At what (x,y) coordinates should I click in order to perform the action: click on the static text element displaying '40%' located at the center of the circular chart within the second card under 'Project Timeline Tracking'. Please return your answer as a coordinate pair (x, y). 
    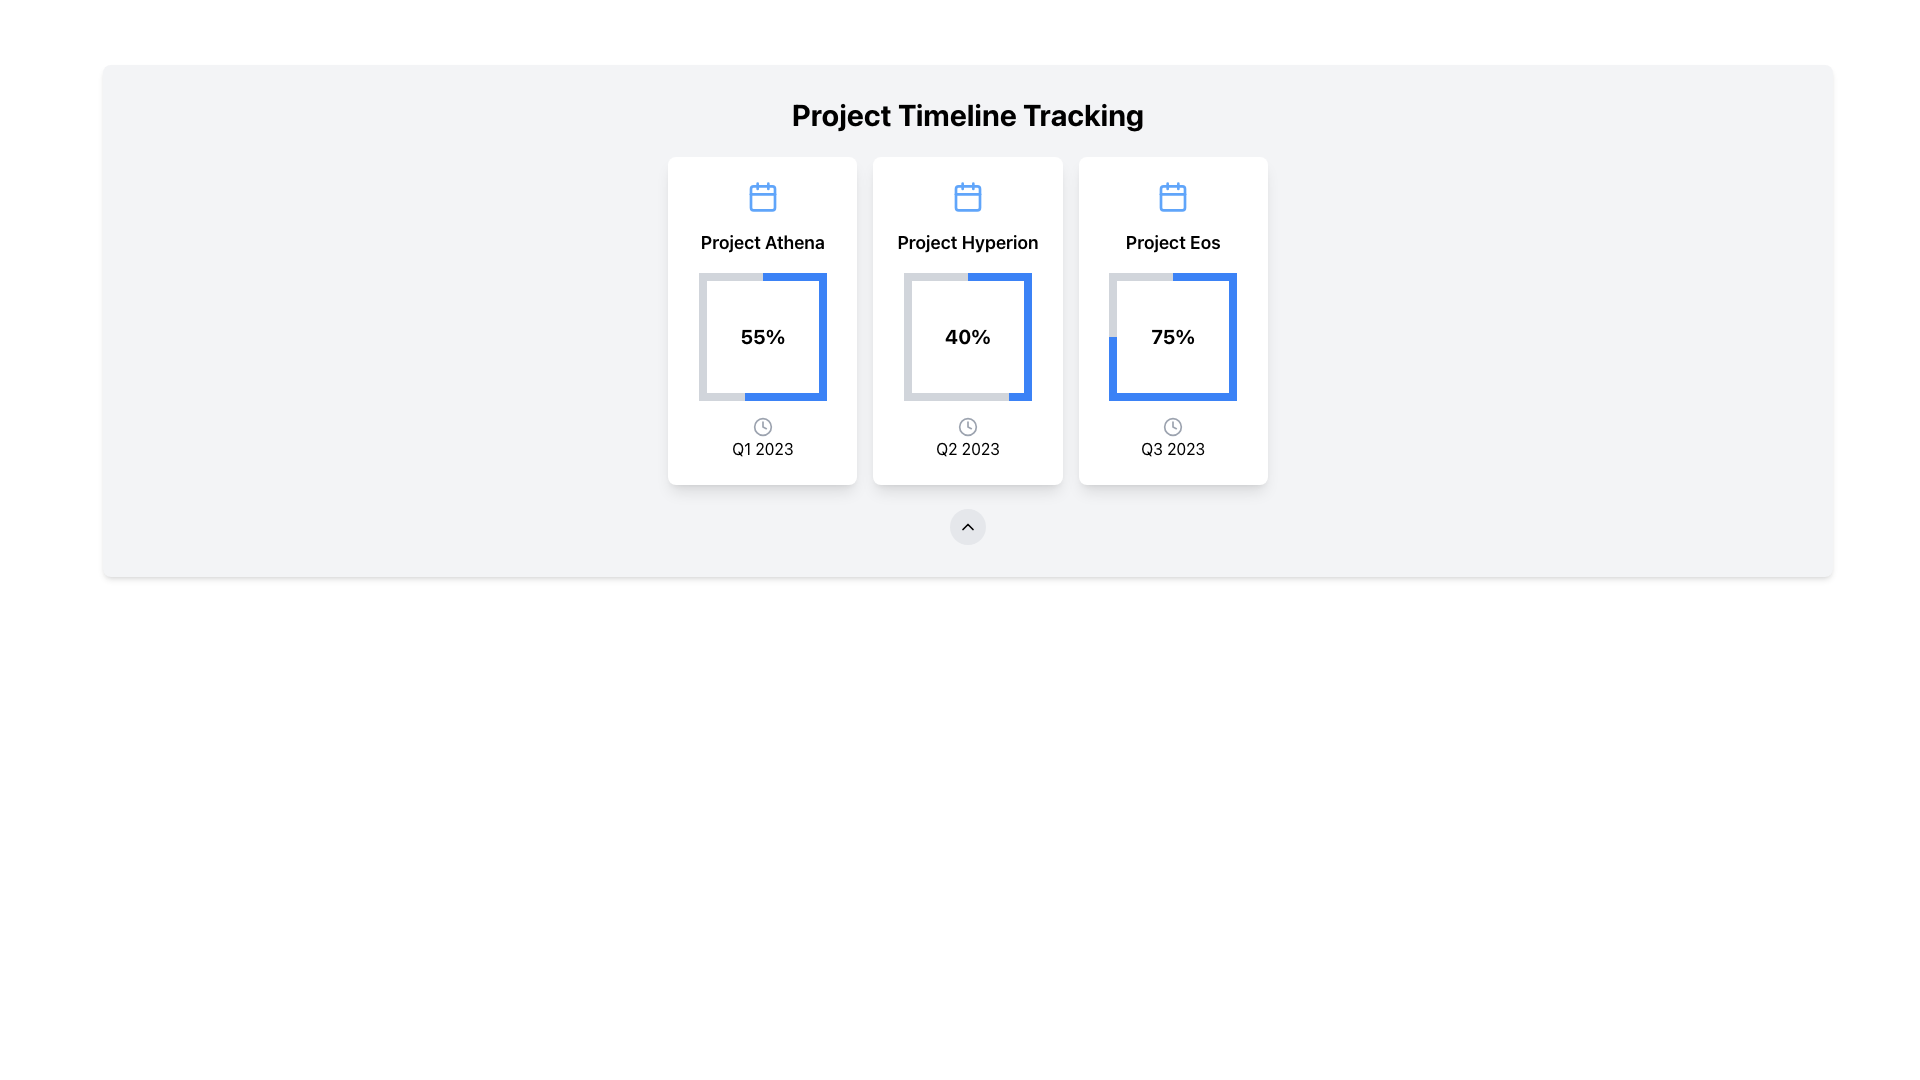
    Looking at the image, I should click on (968, 335).